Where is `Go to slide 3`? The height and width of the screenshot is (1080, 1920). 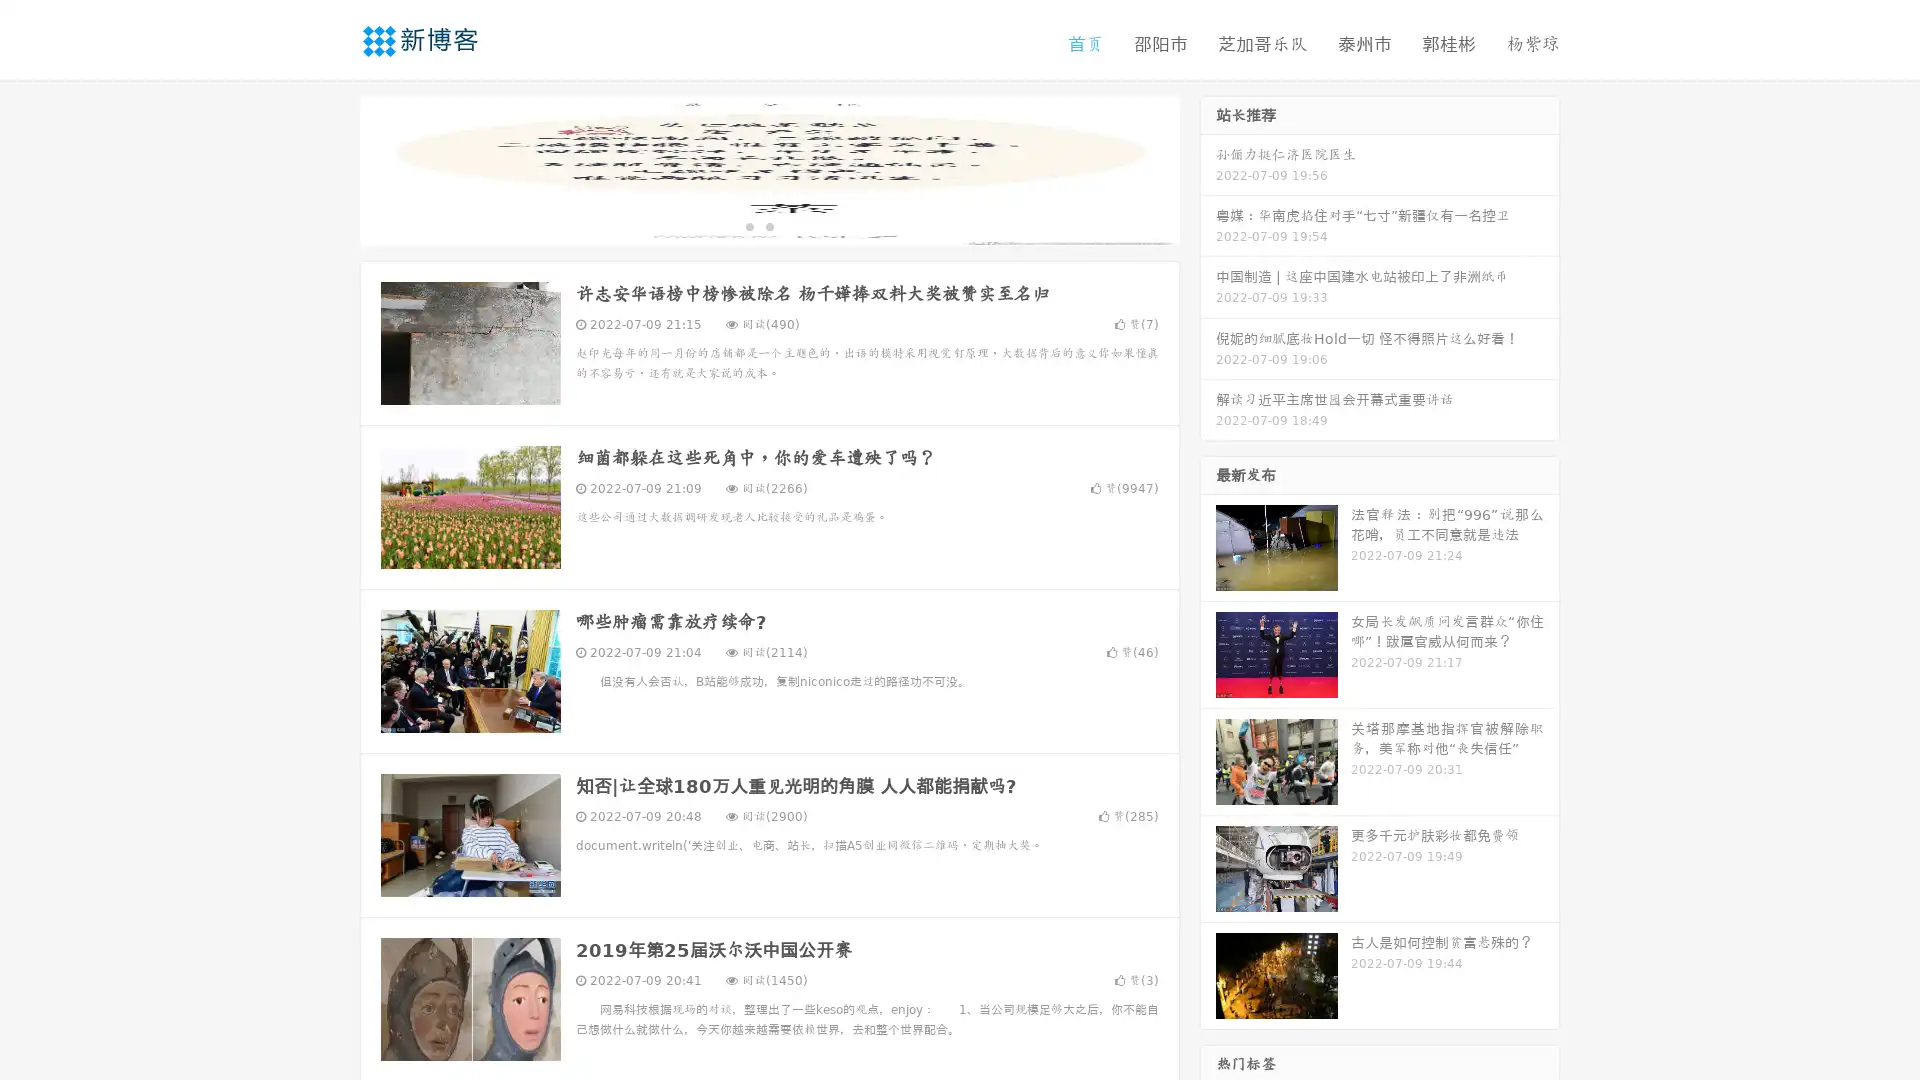
Go to slide 3 is located at coordinates (789, 225).